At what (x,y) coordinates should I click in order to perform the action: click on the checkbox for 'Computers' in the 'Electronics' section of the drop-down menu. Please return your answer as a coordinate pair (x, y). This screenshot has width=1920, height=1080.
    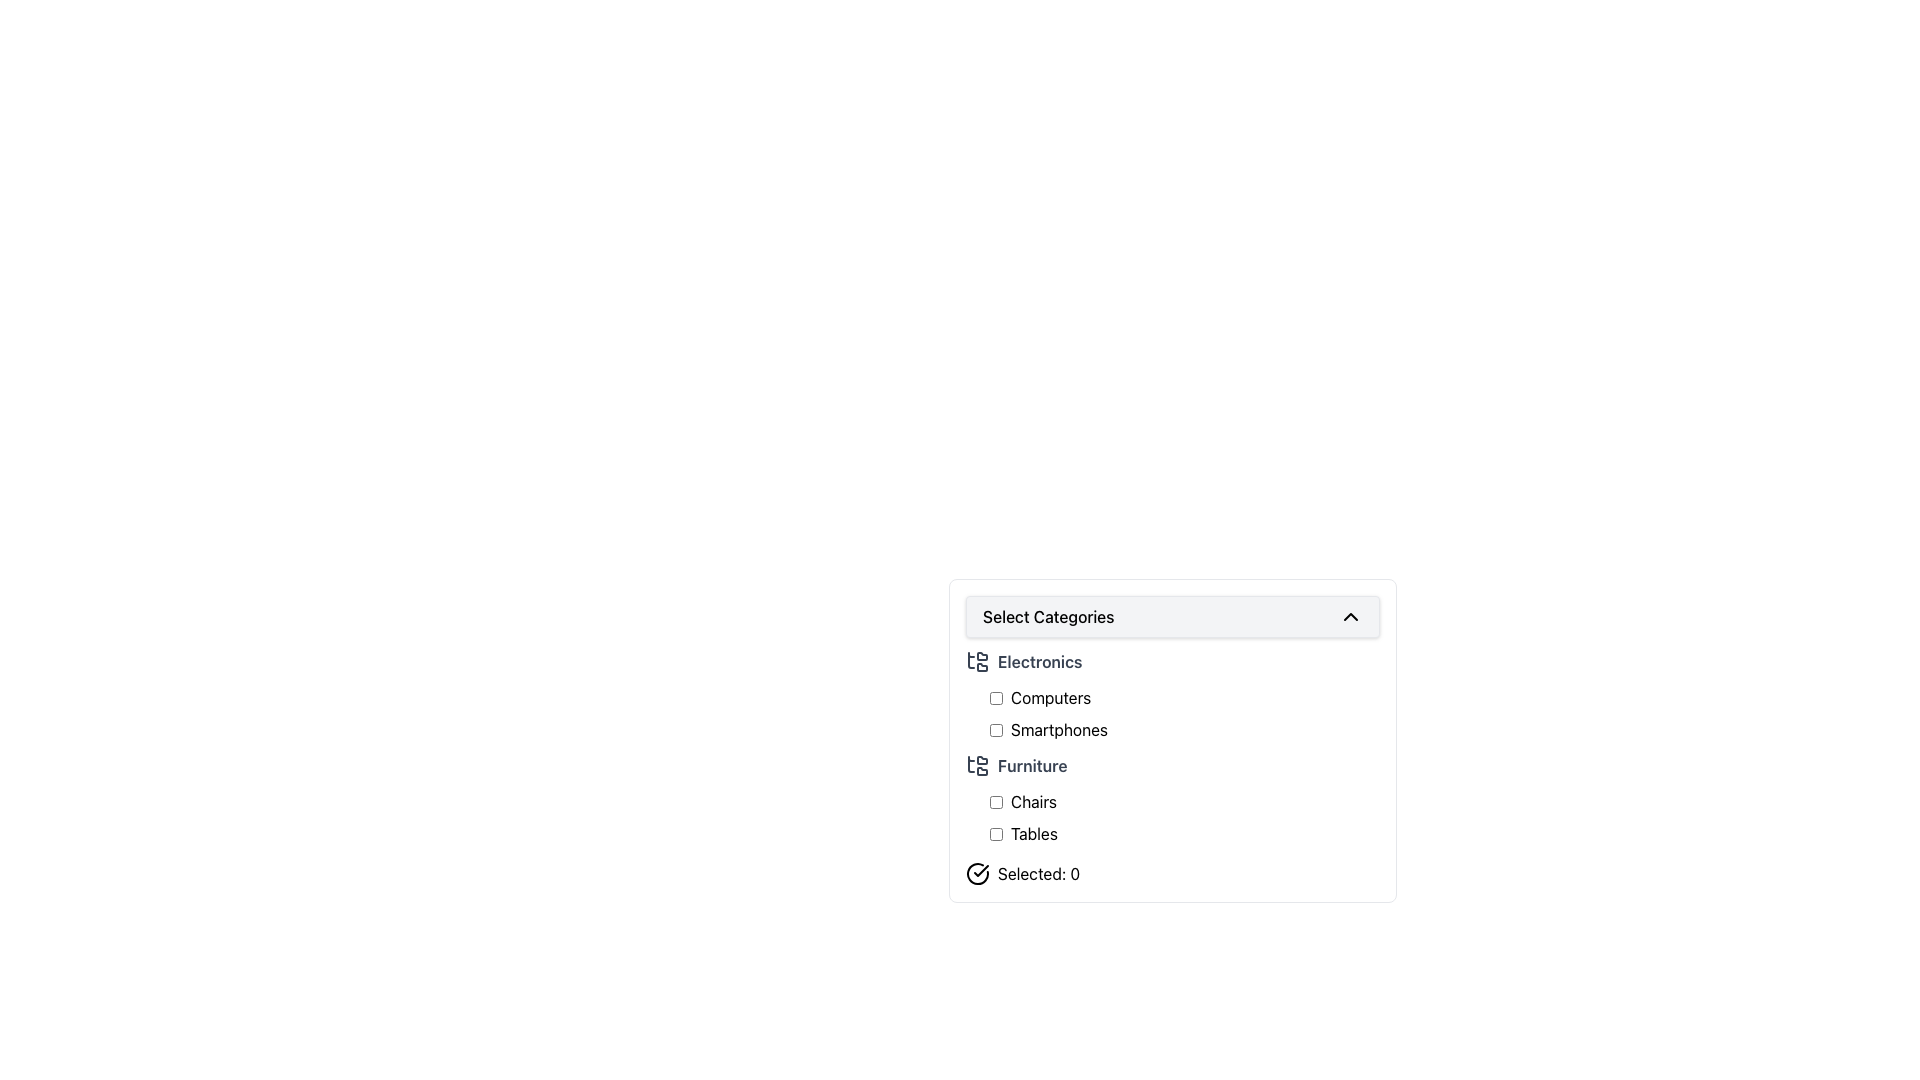
    Looking at the image, I should click on (1185, 712).